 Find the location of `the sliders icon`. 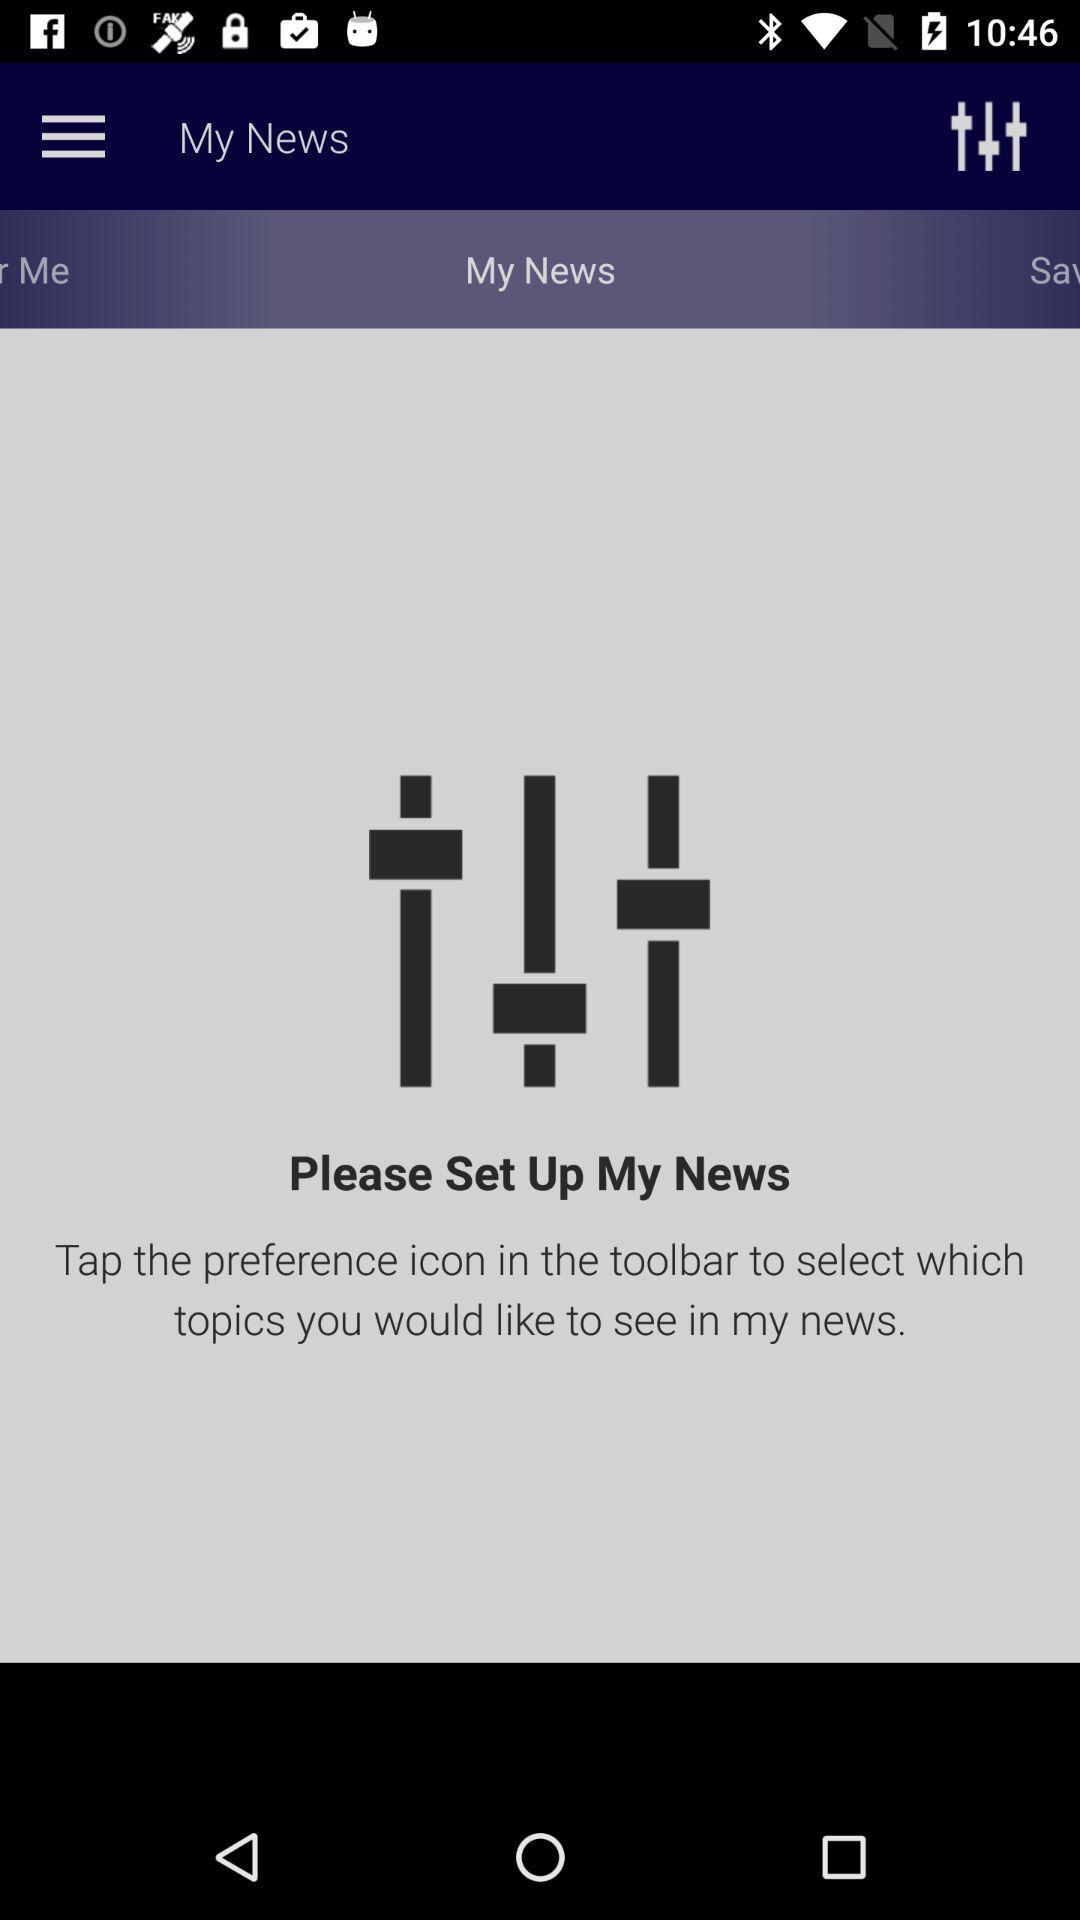

the sliders icon is located at coordinates (987, 135).